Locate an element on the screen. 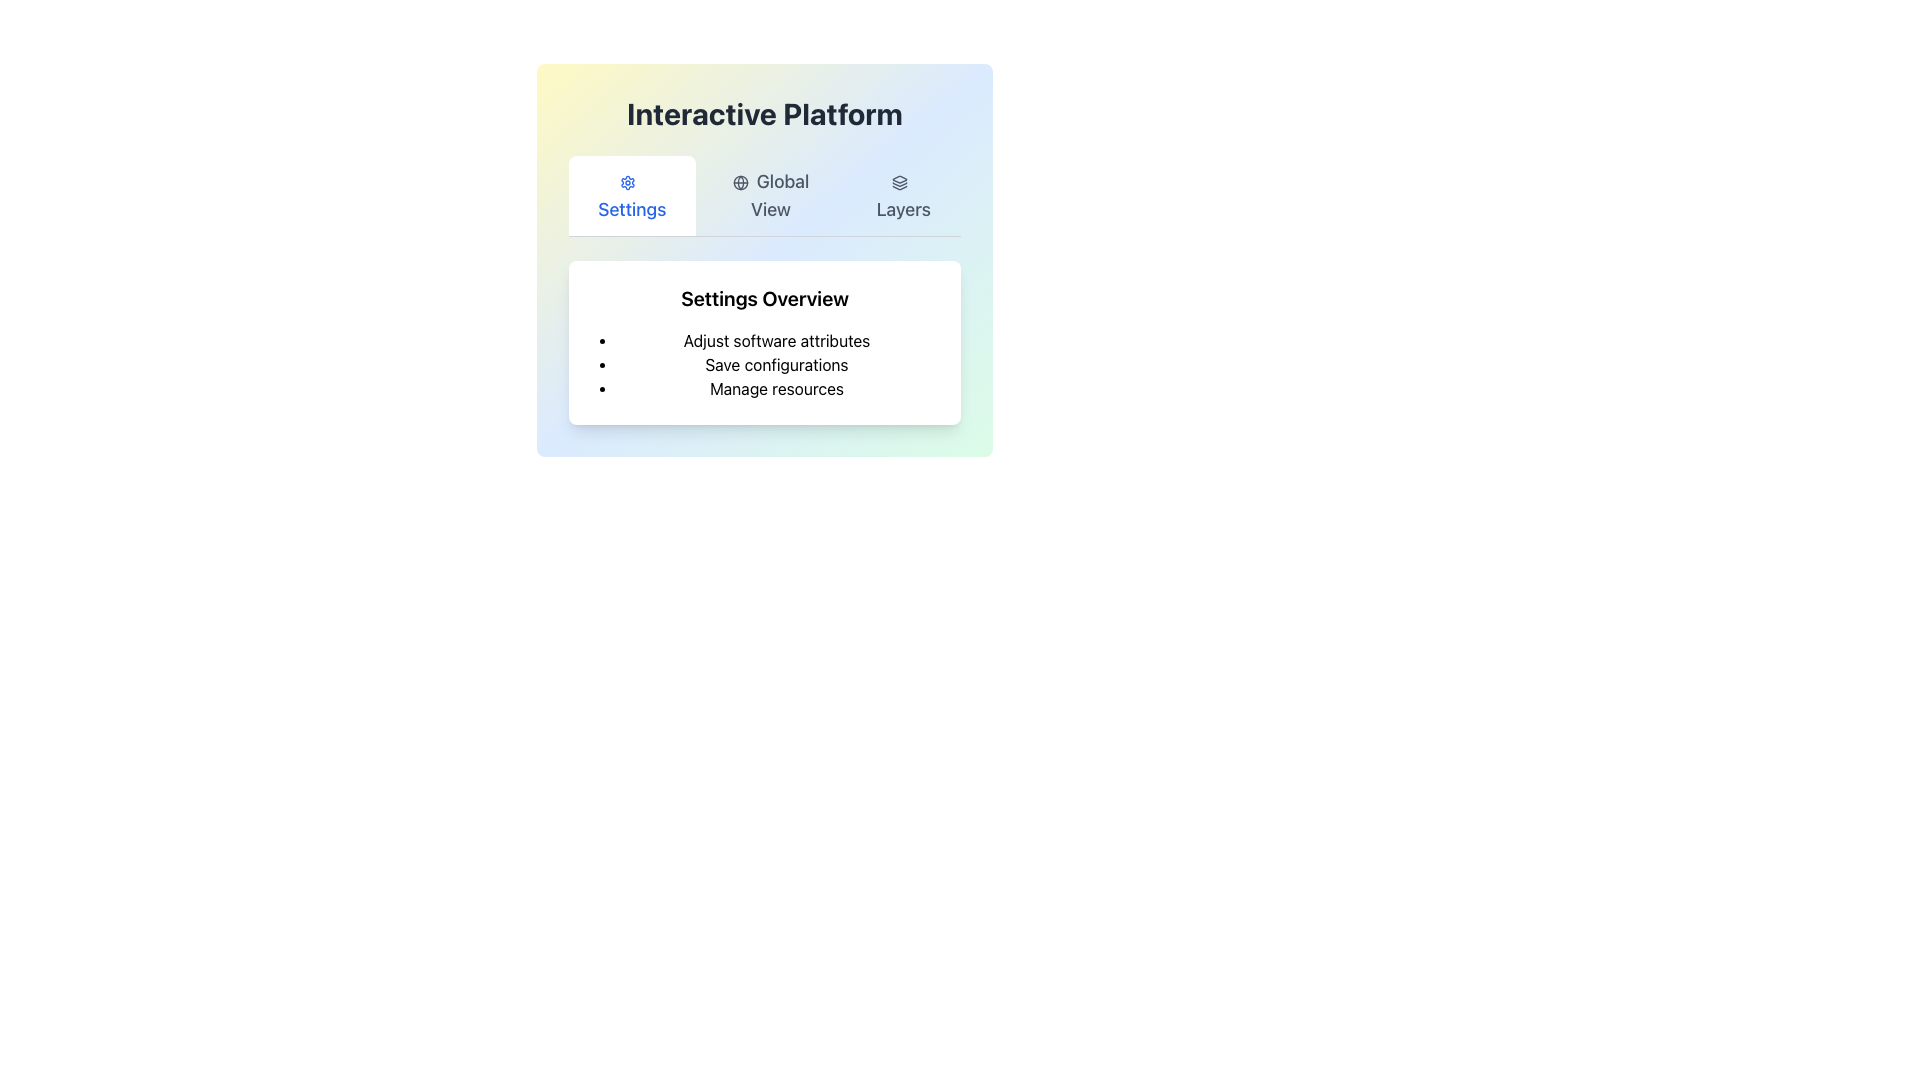  the 'Global View' tab, which is located in the middle of a horizontal list of tabs, flanked by 'Settings' and 'Layers' is located at coordinates (770, 196).